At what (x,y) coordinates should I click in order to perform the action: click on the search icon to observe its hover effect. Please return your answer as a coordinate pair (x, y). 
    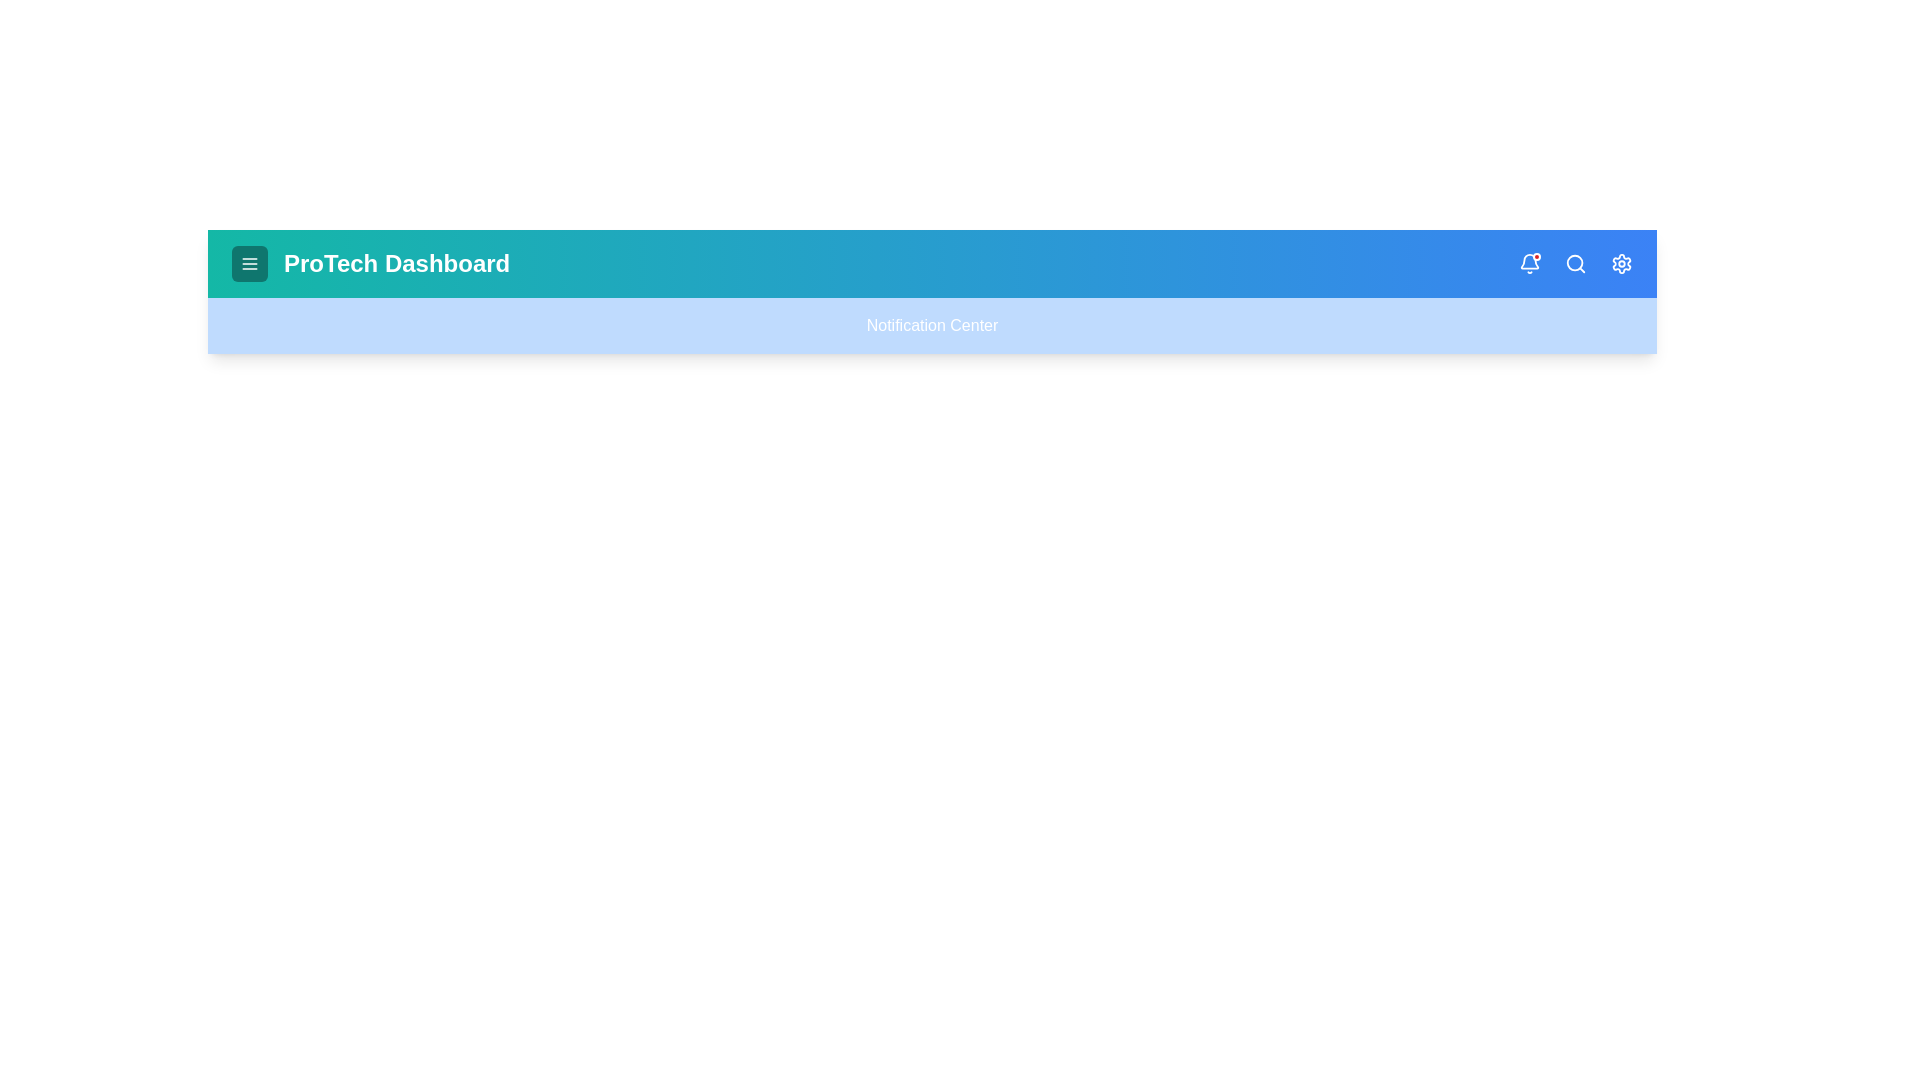
    Looking at the image, I should click on (1574, 262).